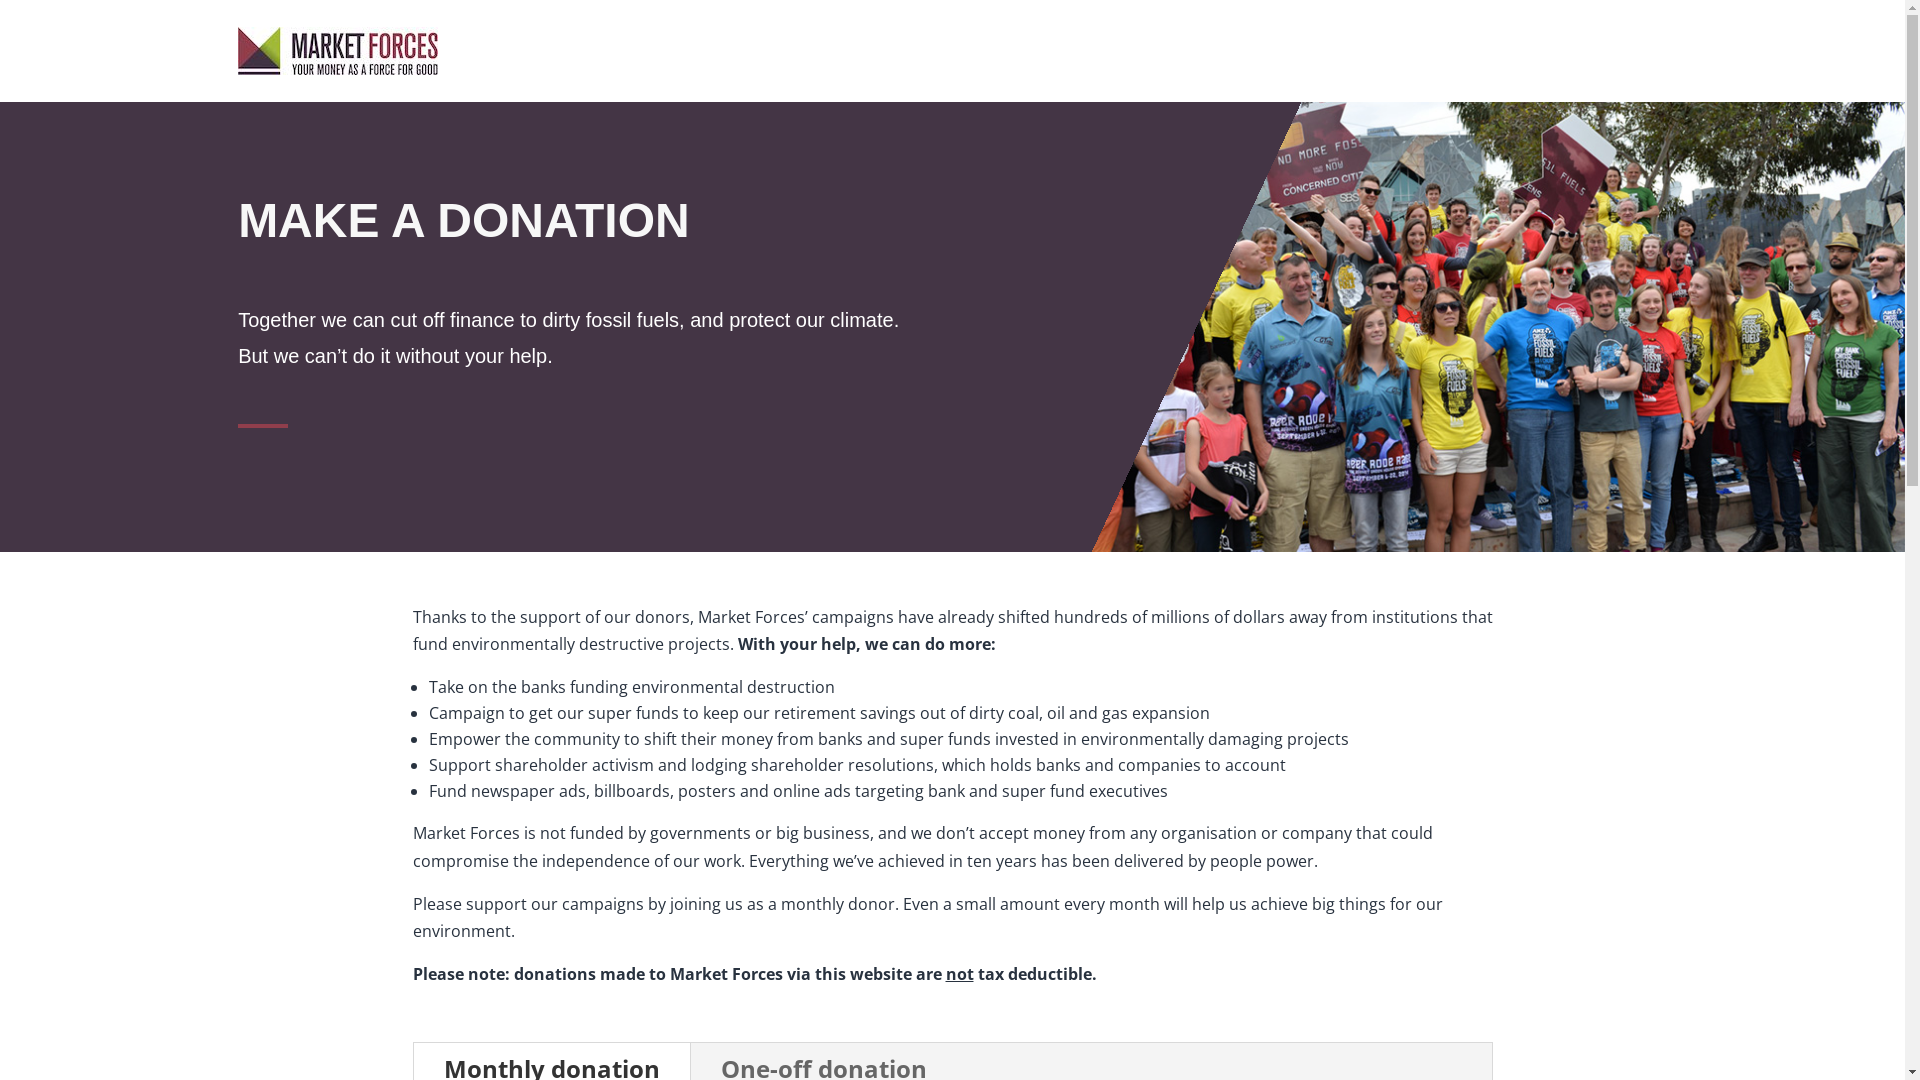 Image resolution: width=1920 pixels, height=1080 pixels. What do you see at coordinates (337, 49) in the screenshot?
I see `'Market Forces logo'` at bounding box center [337, 49].